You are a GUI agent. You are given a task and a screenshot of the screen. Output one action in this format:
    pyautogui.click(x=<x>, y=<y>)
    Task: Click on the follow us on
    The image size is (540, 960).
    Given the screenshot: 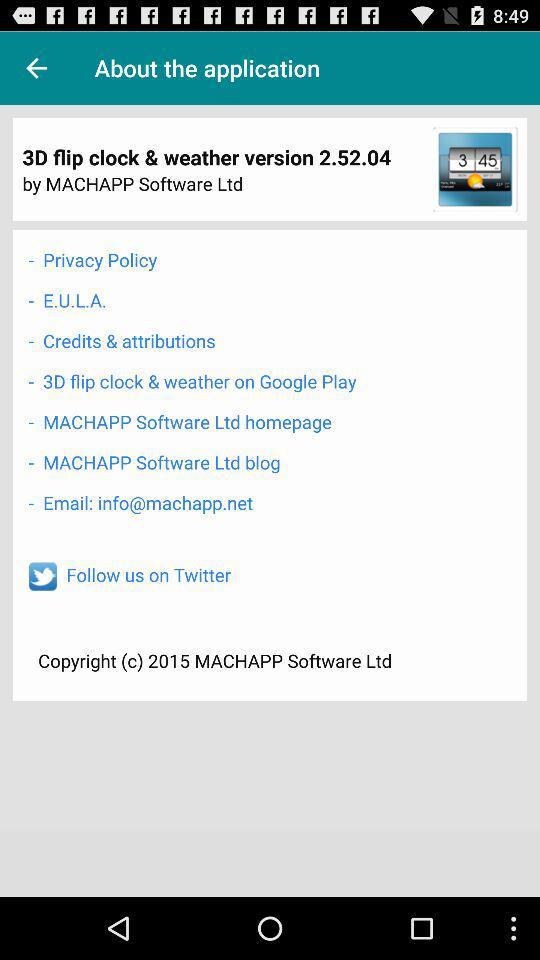 What is the action you would take?
    pyautogui.click(x=147, y=574)
    